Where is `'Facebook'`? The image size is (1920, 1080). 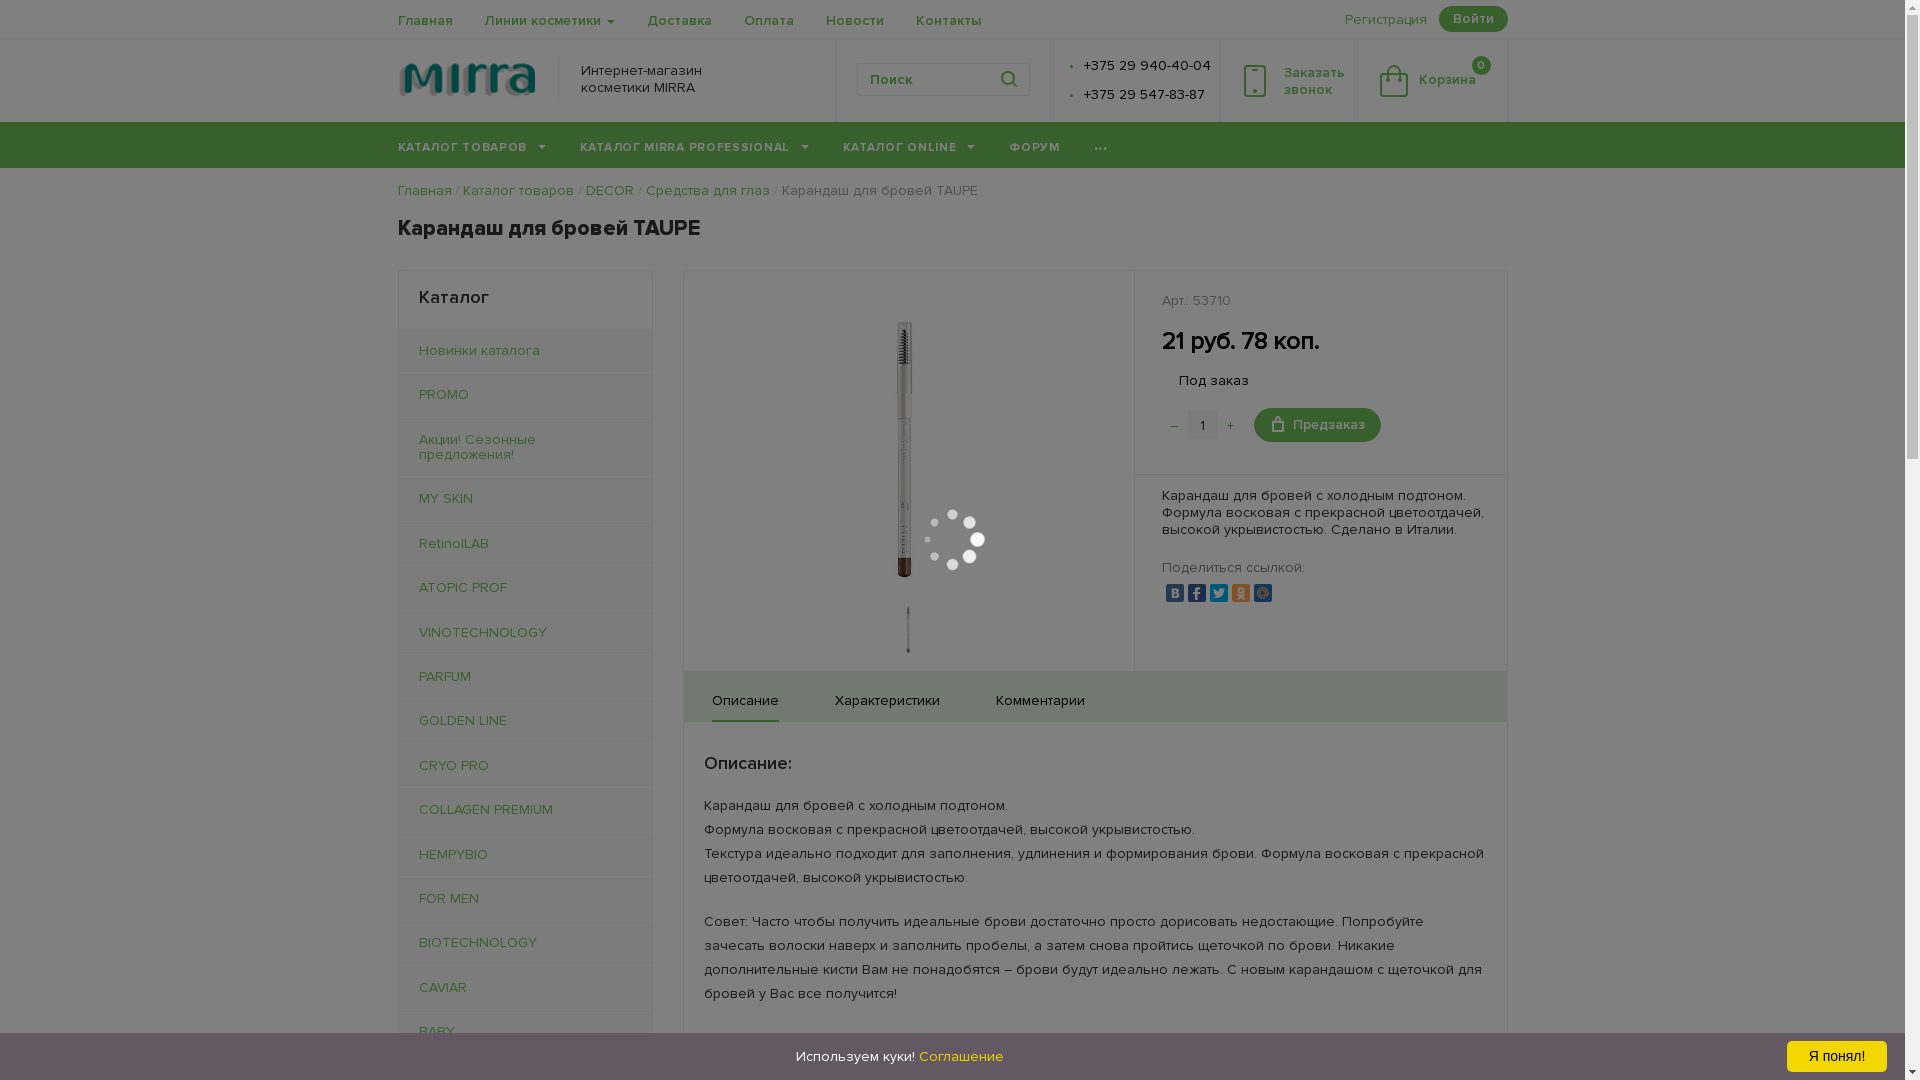
'Facebook' is located at coordinates (1188, 592).